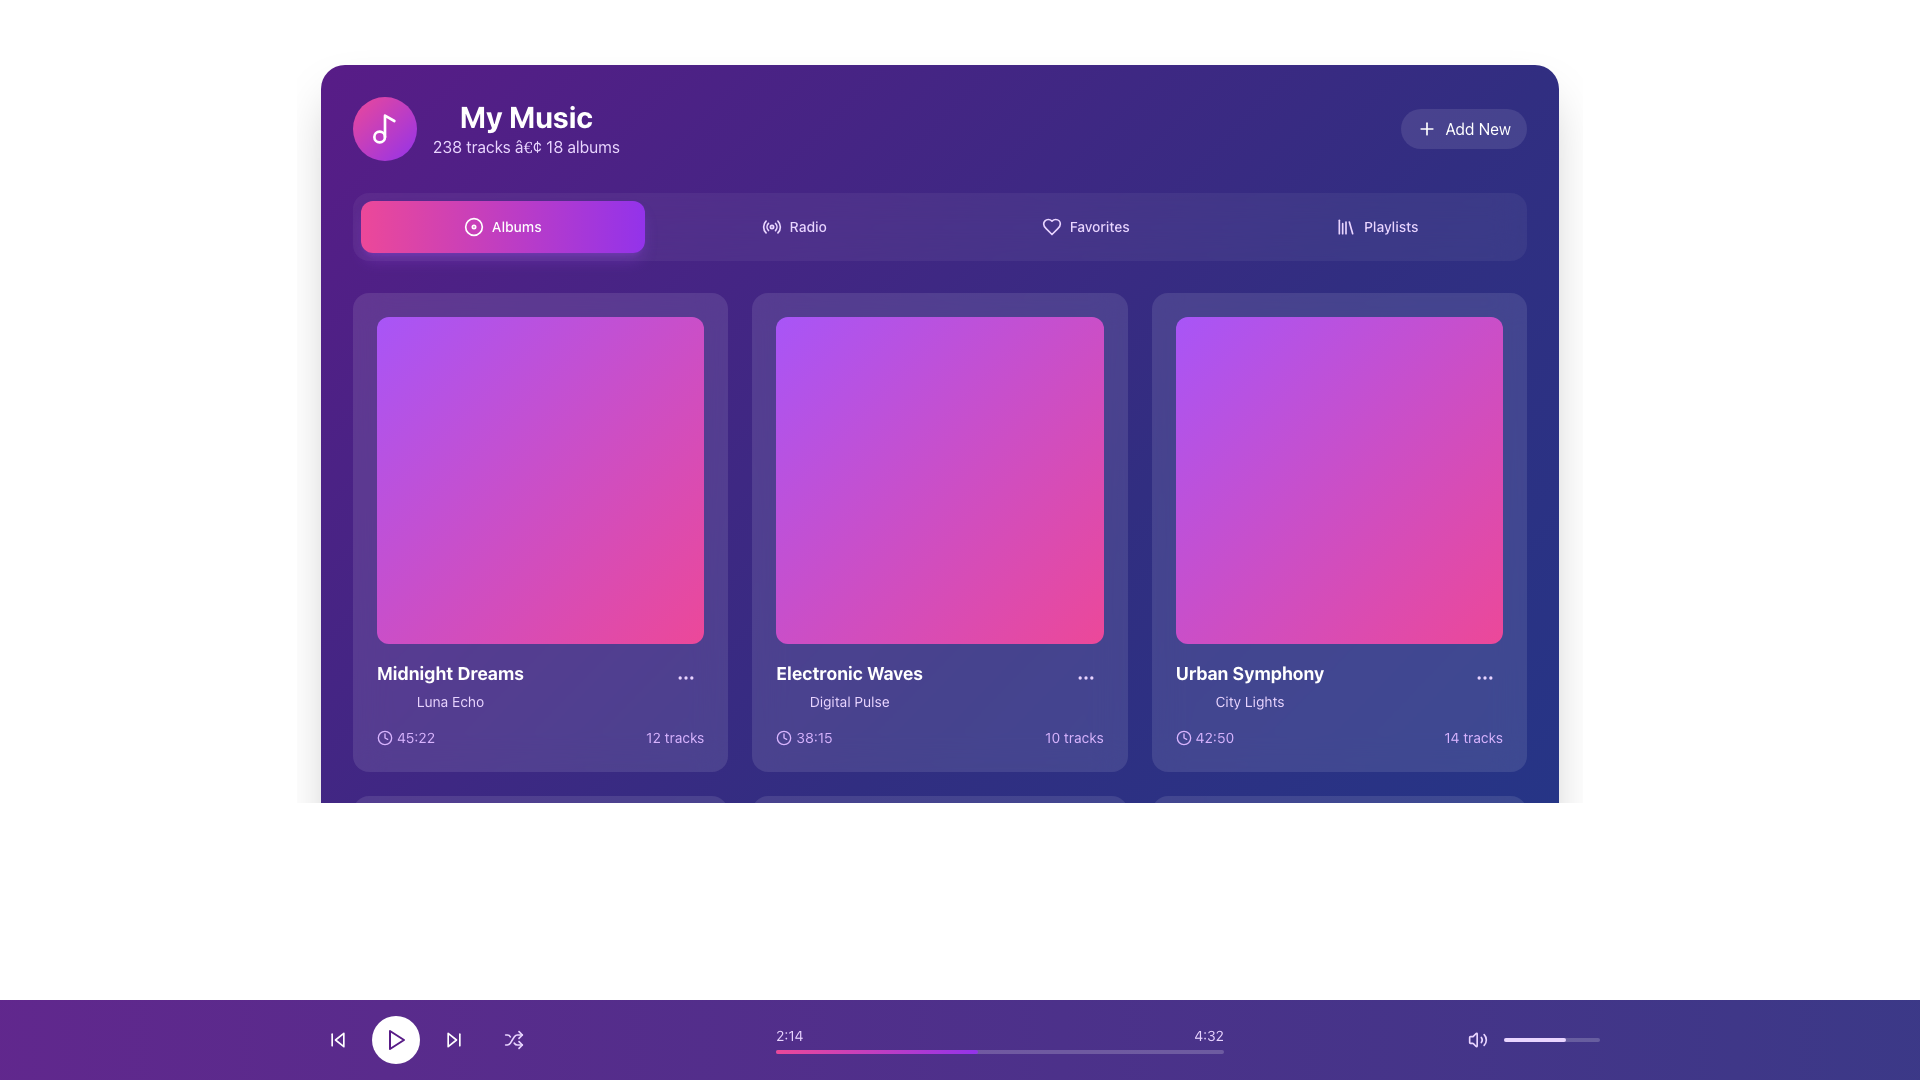 The height and width of the screenshot is (1080, 1920). Describe the element at coordinates (379, 136) in the screenshot. I see `the small circular SVG element that is part of the musical note icon located on the lower-left side of the icon adjacent to the text 'My Music'` at that location.